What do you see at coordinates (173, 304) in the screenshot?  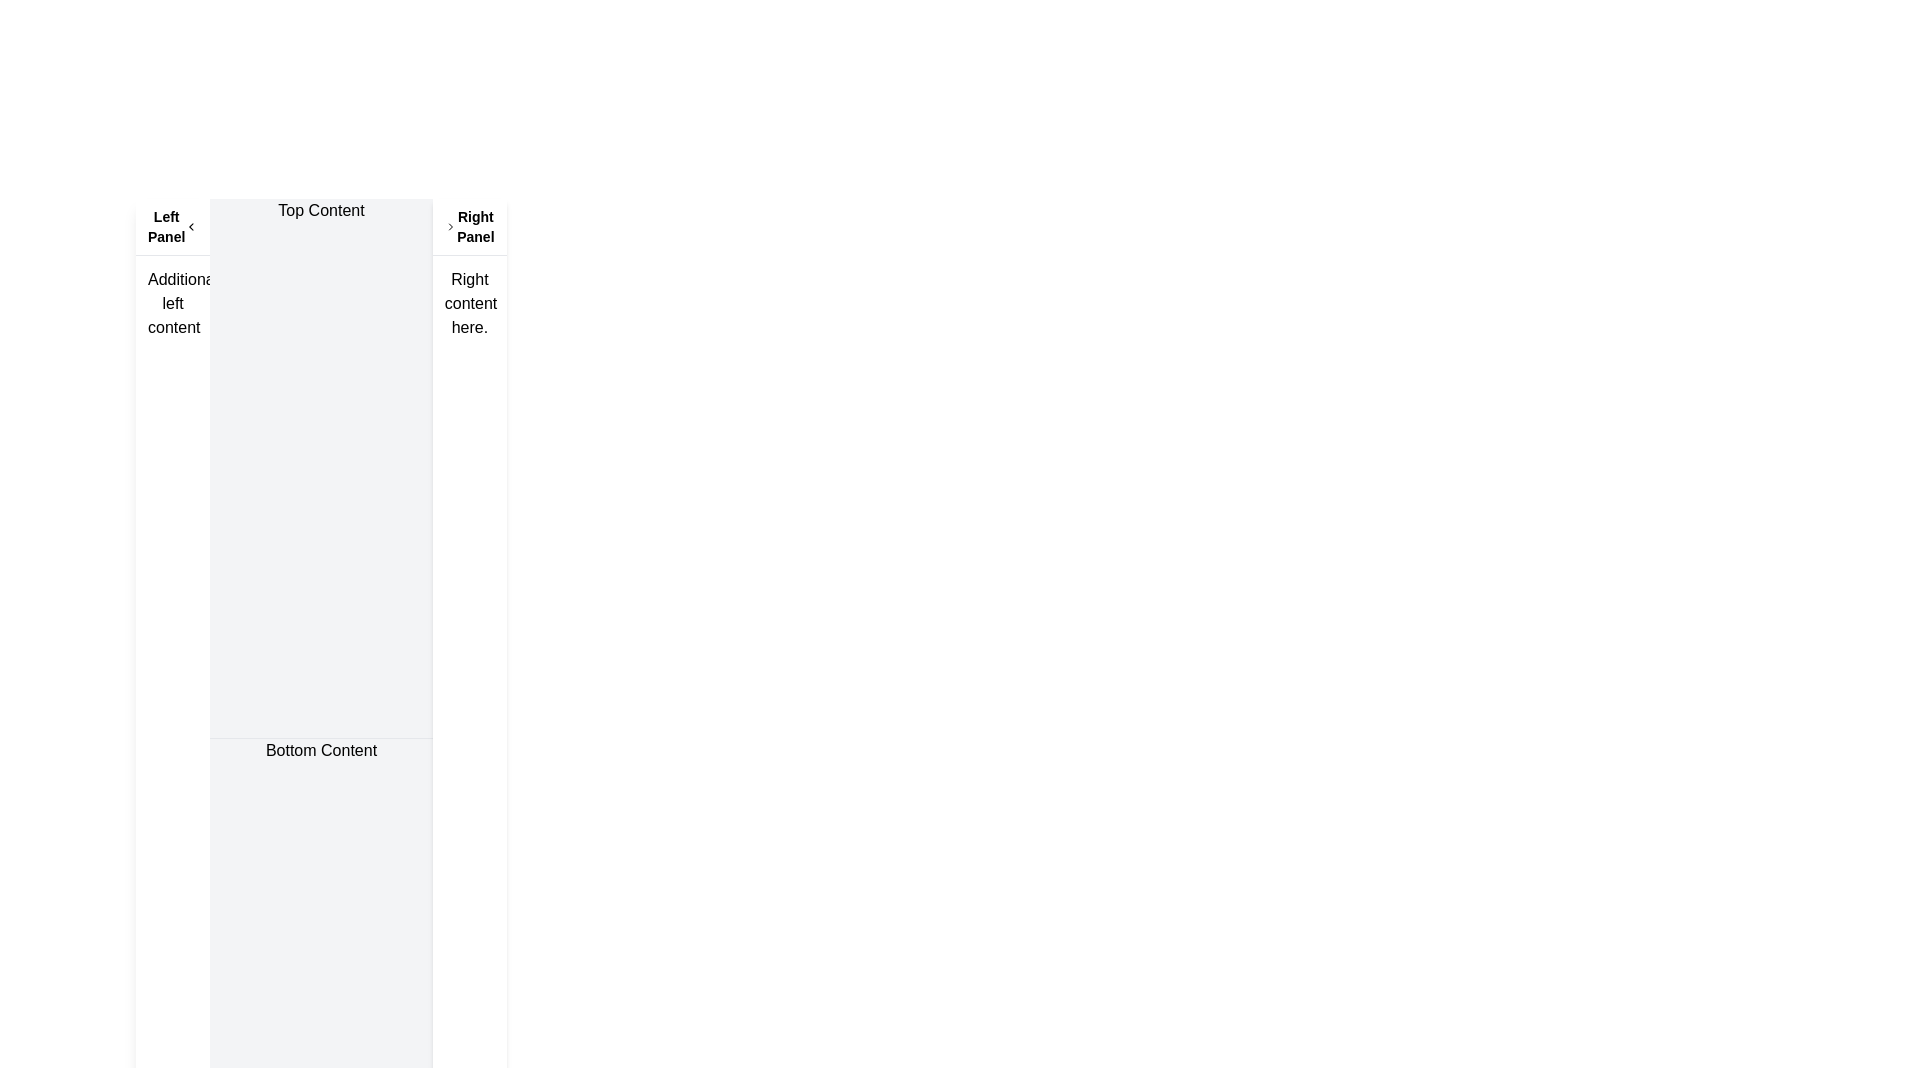 I see `the static text content element in the left panel, which is located near the top left corner of the layout` at bounding box center [173, 304].